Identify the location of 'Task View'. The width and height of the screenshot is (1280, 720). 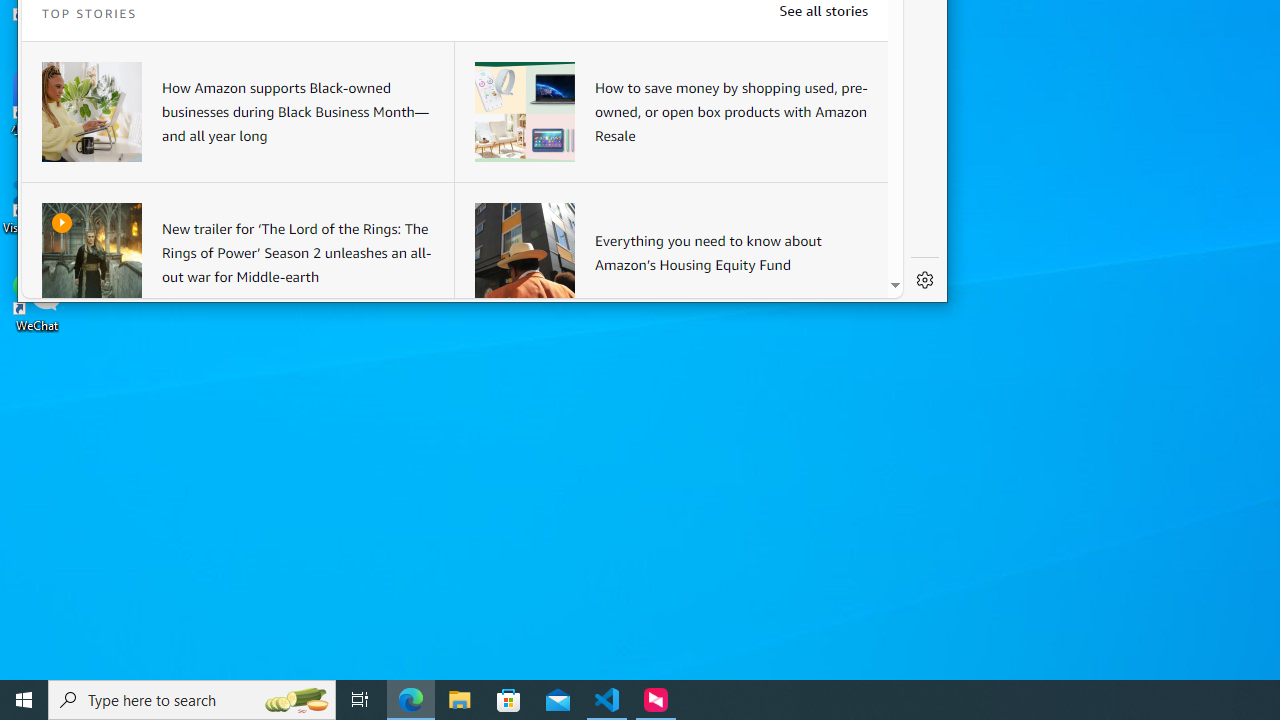
(359, 698).